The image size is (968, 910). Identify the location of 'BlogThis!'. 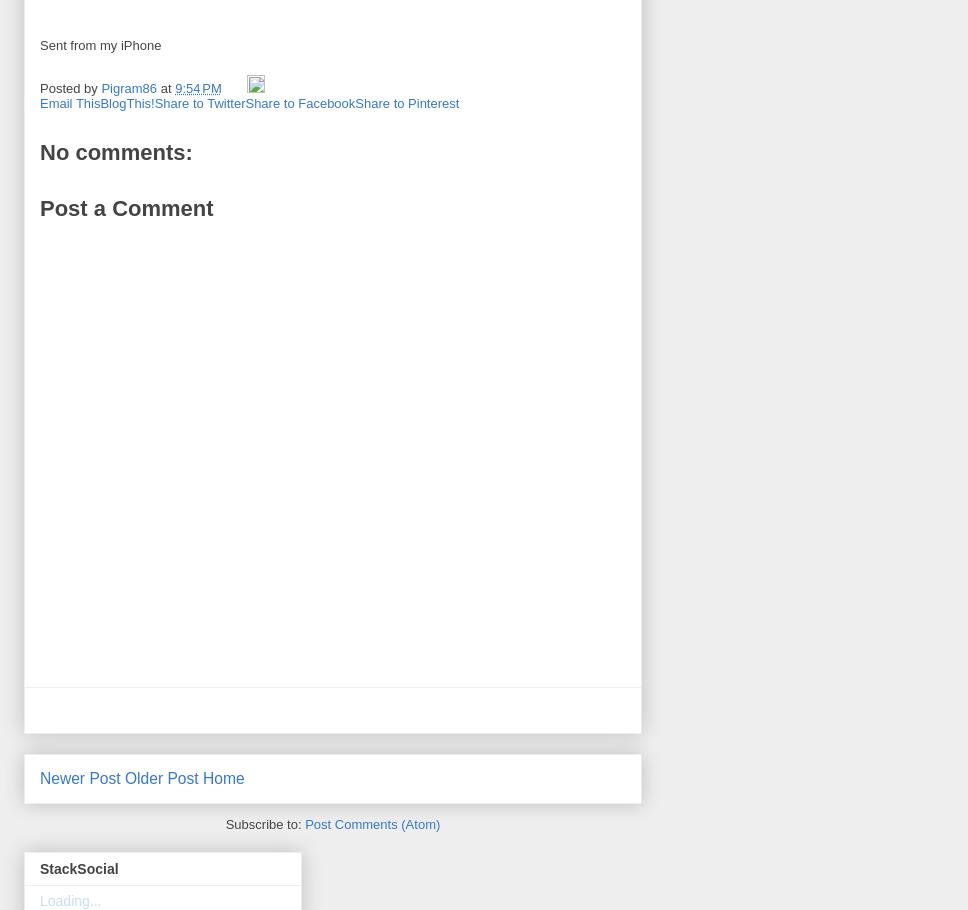
(126, 103).